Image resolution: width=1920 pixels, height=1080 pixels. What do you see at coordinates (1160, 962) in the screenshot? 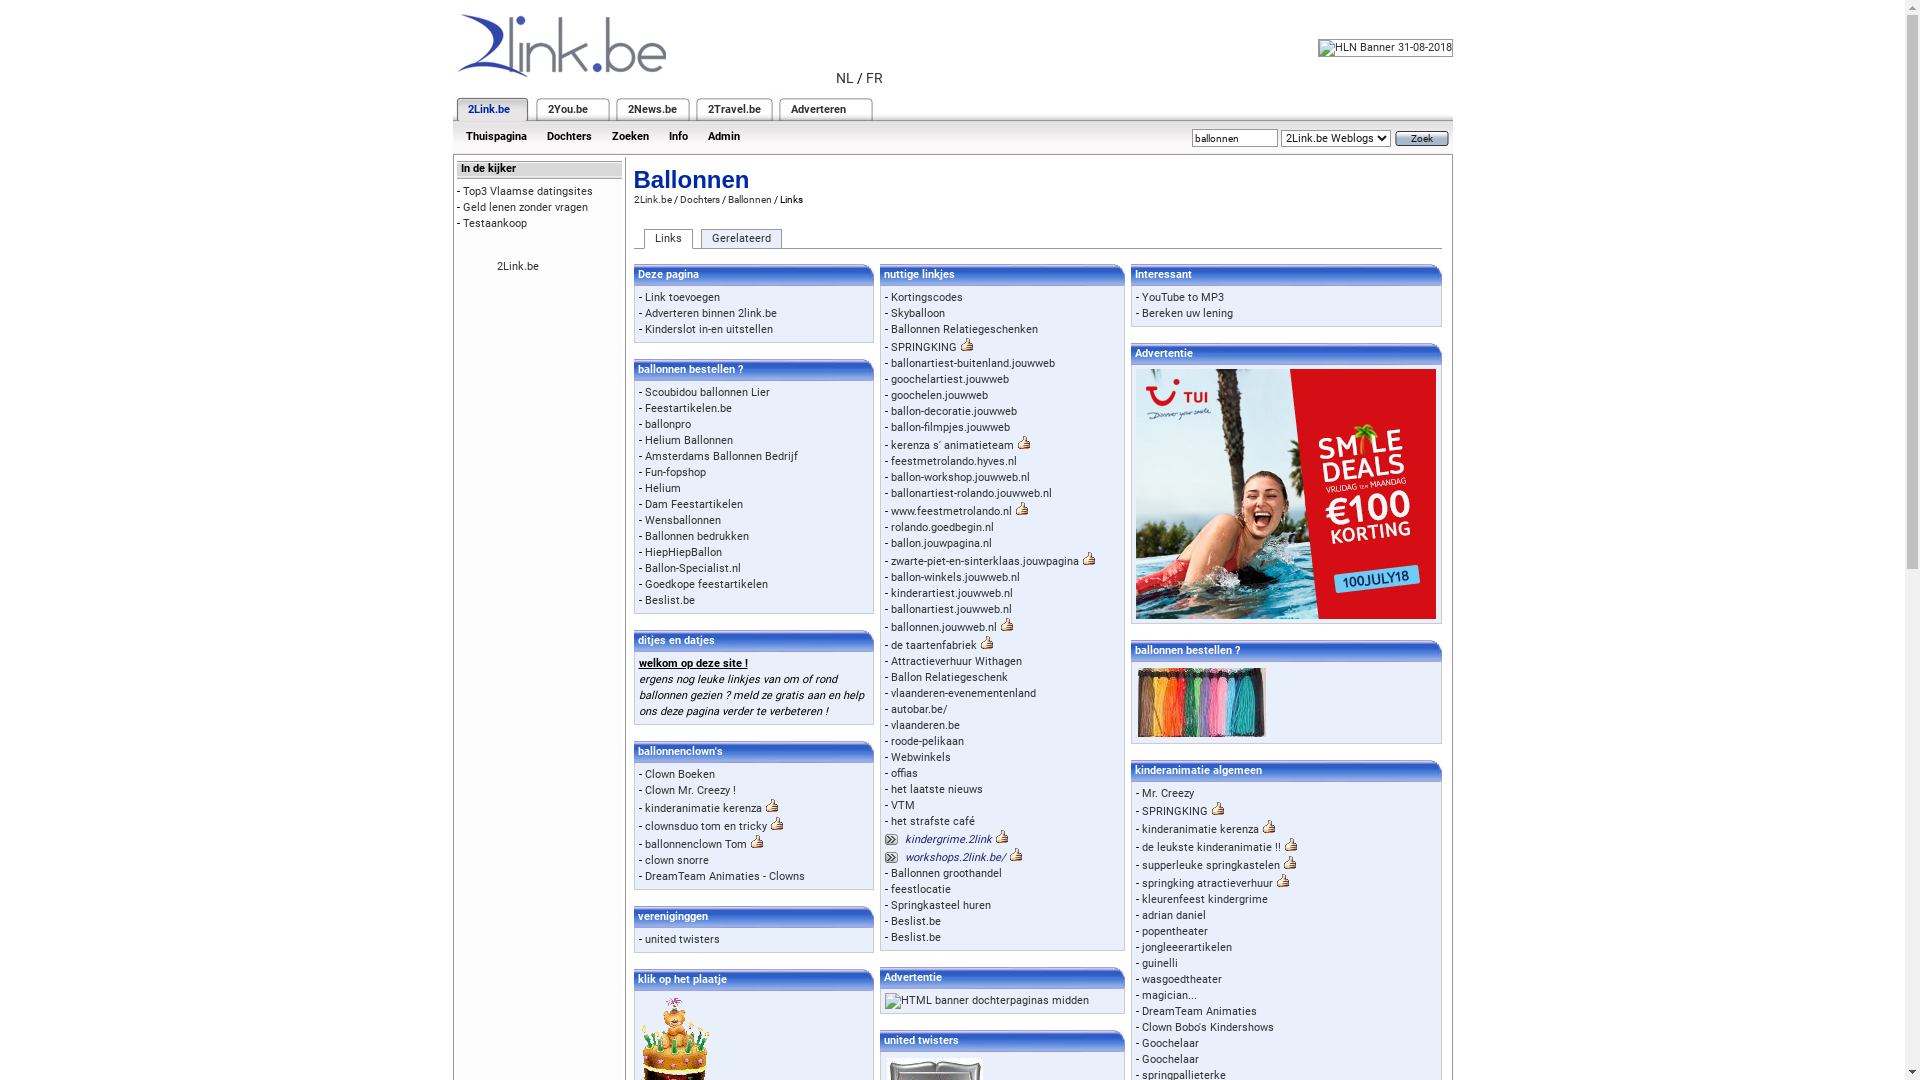
I see `'guinelli'` at bounding box center [1160, 962].